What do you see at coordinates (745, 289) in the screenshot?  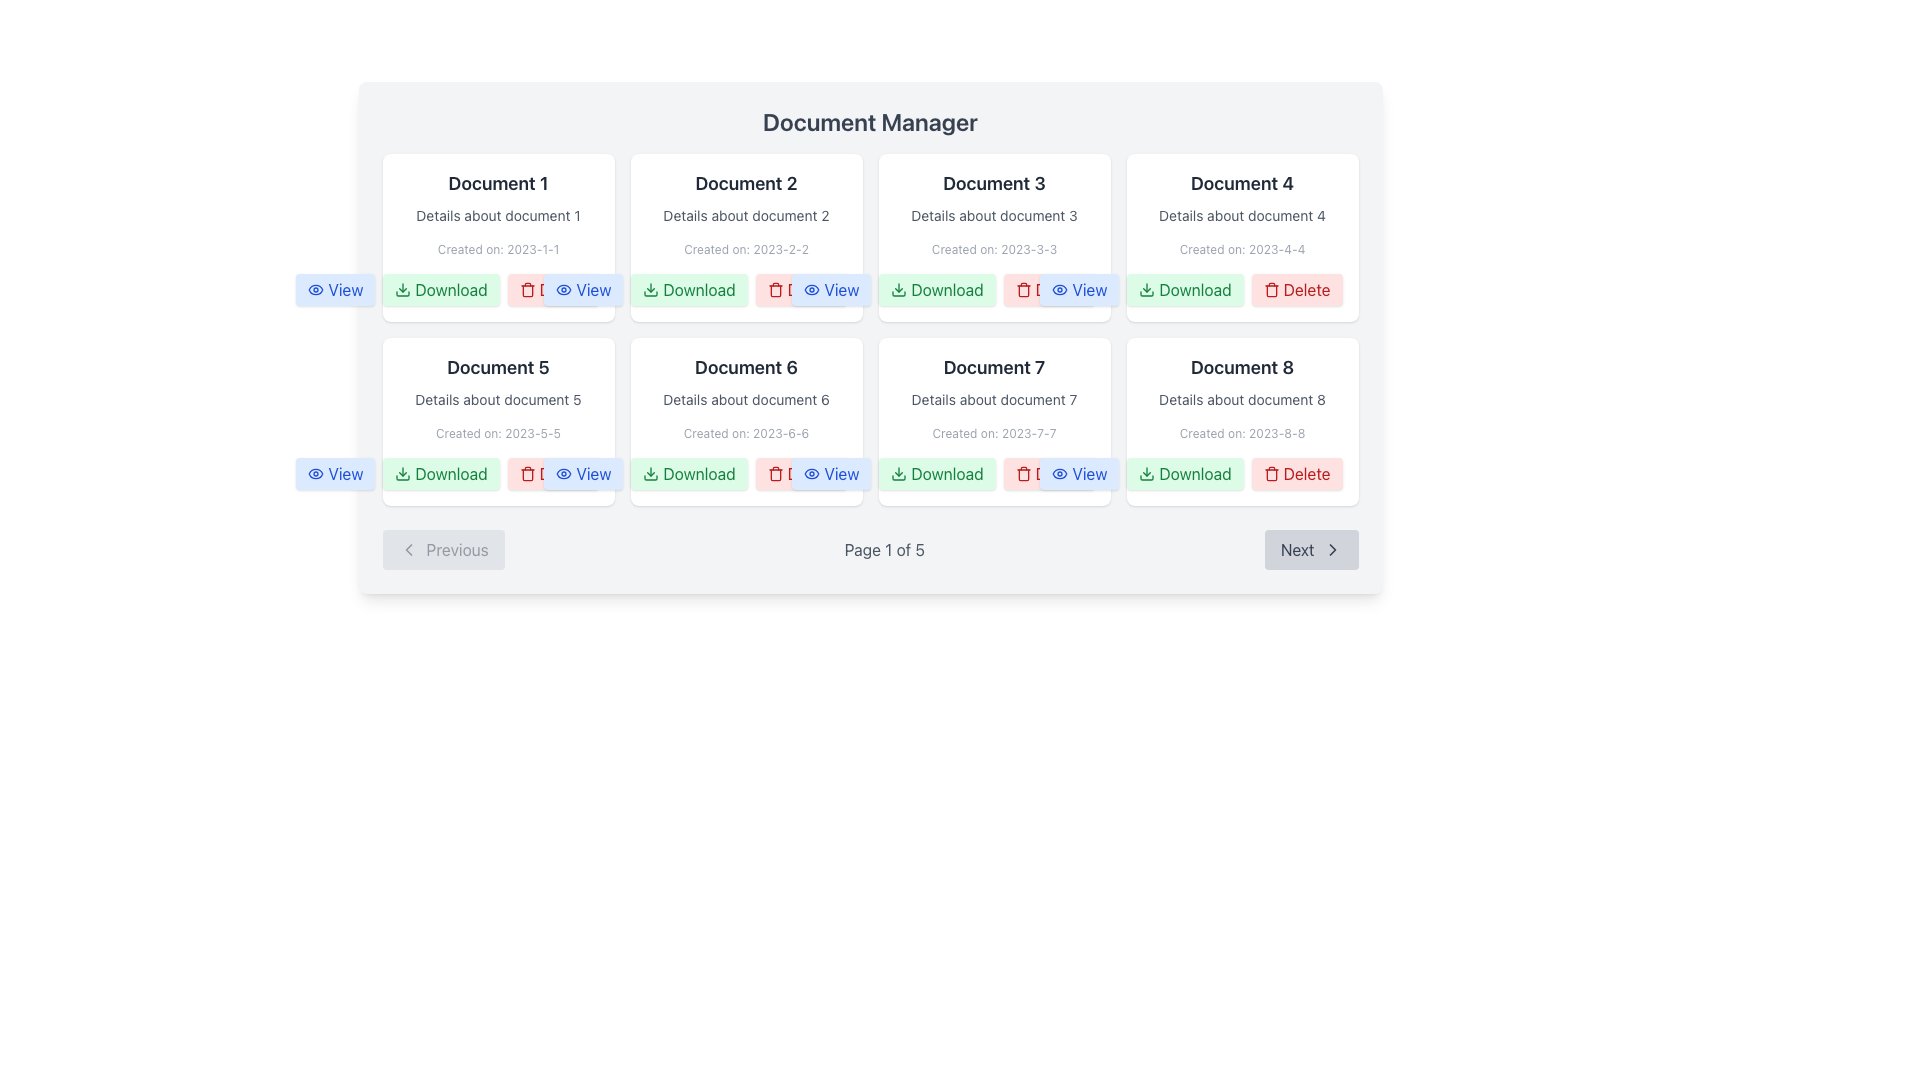 I see `the 'Download' button located at the bottom of the 'Document 2' card in the second column of the first row to download the document` at bounding box center [745, 289].